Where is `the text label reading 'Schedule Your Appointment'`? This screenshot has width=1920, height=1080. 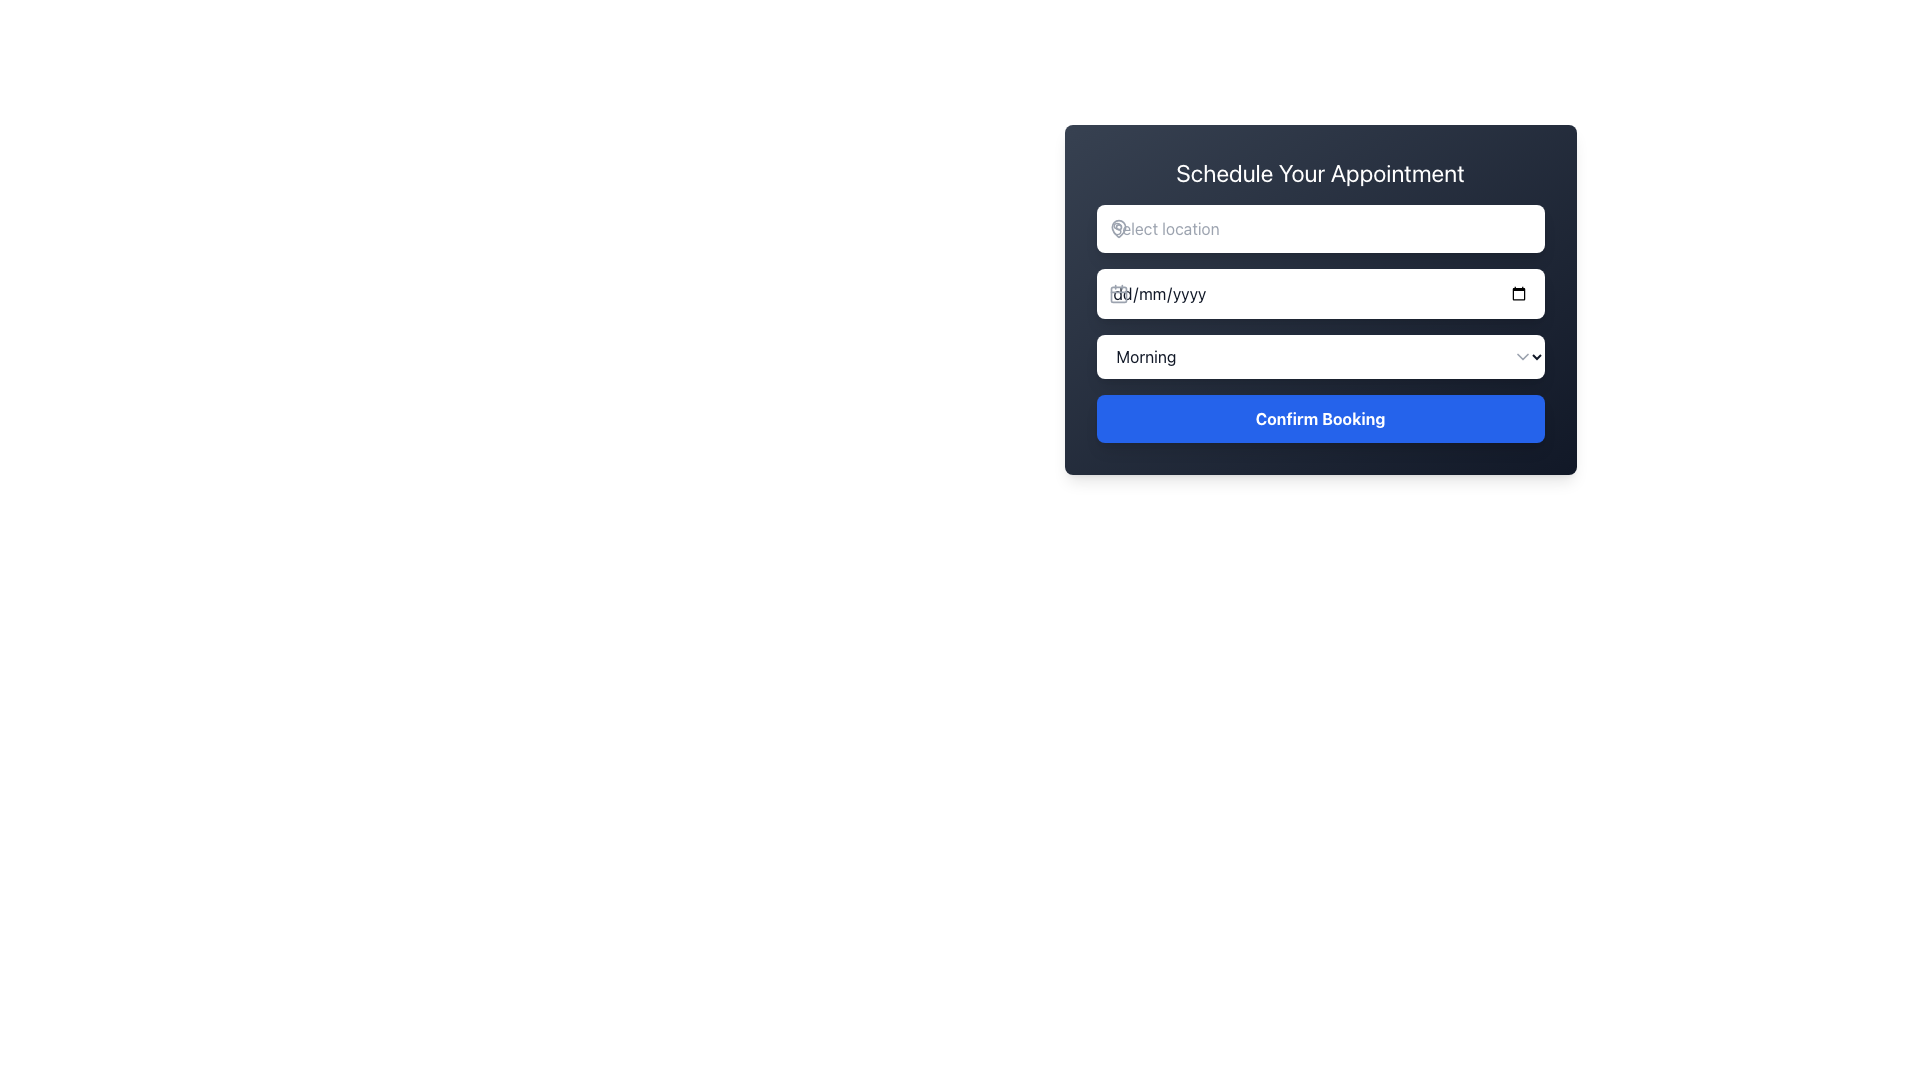
the text label reading 'Schedule Your Appointment' is located at coordinates (1320, 172).